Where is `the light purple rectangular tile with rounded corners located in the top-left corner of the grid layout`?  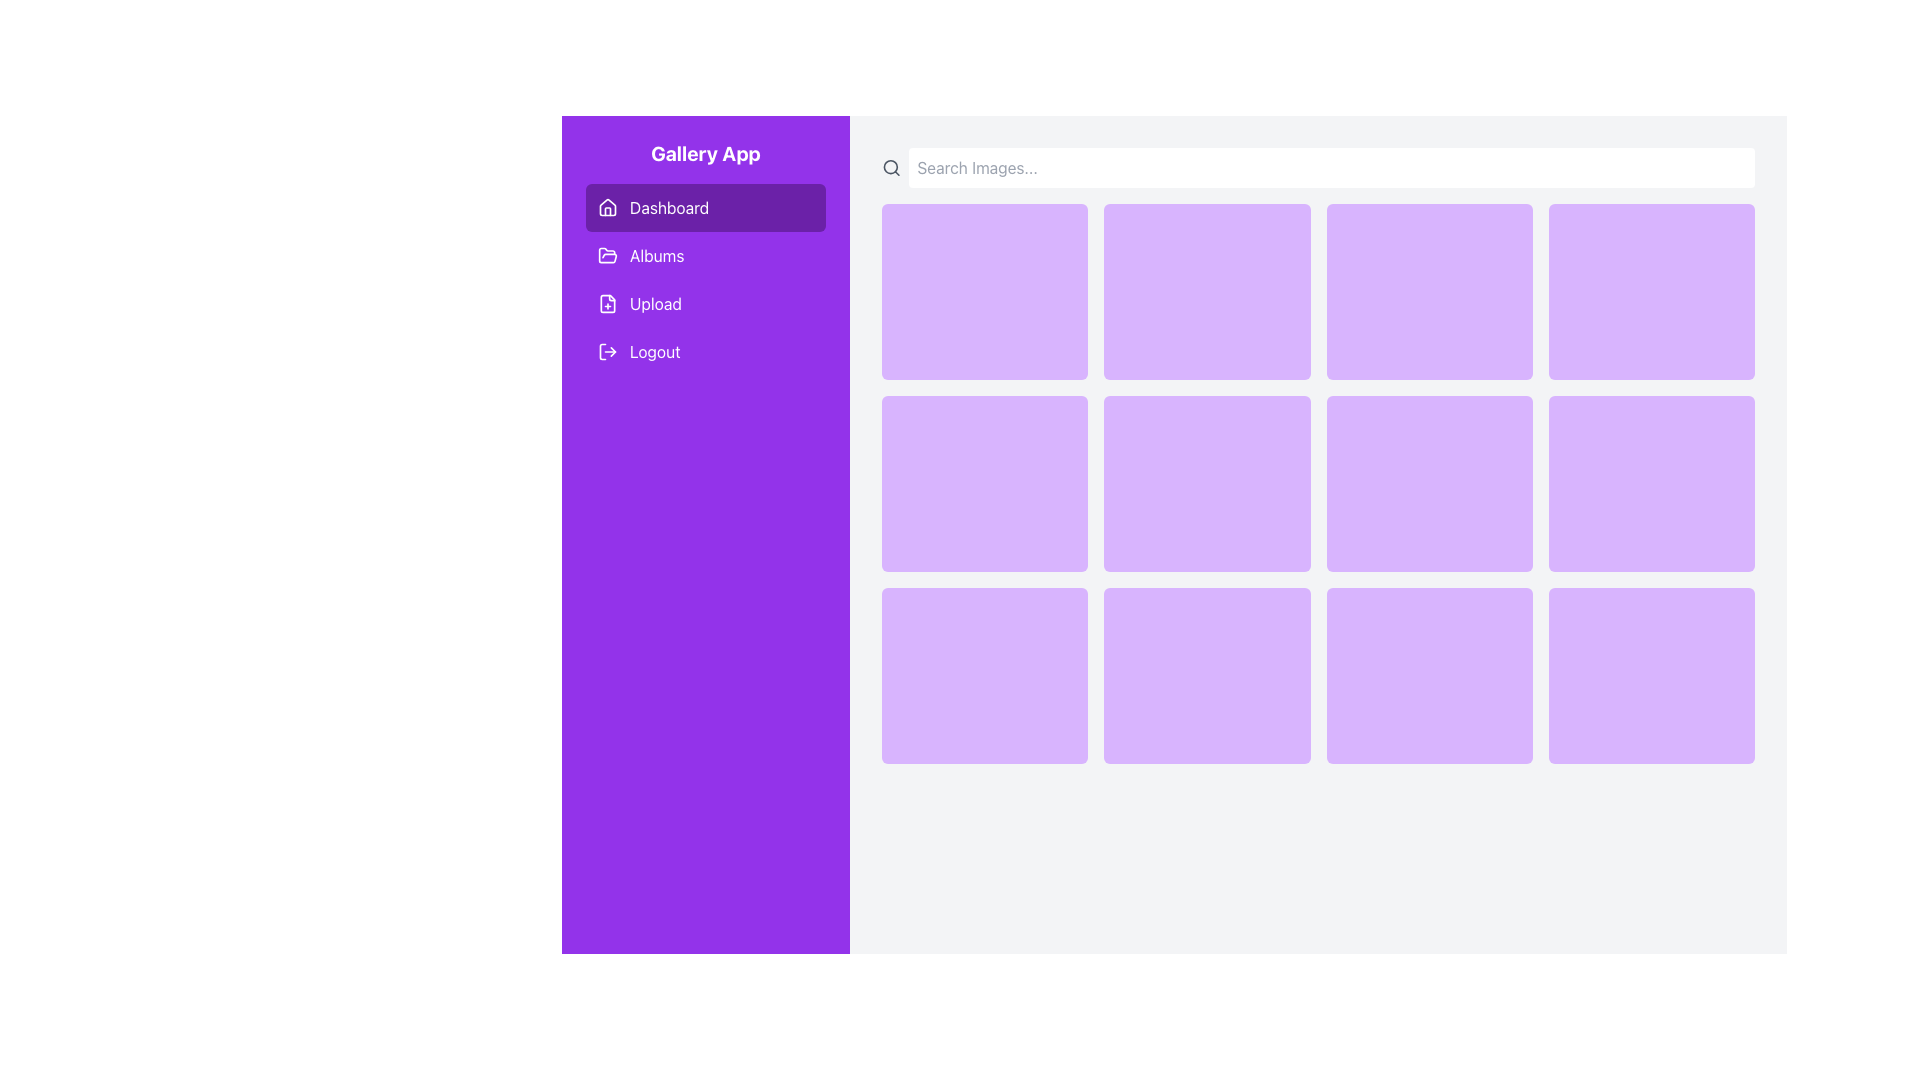
the light purple rectangular tile with rounded corners located in the top-left corner of the grid layout is located at coordinates (985, 292).